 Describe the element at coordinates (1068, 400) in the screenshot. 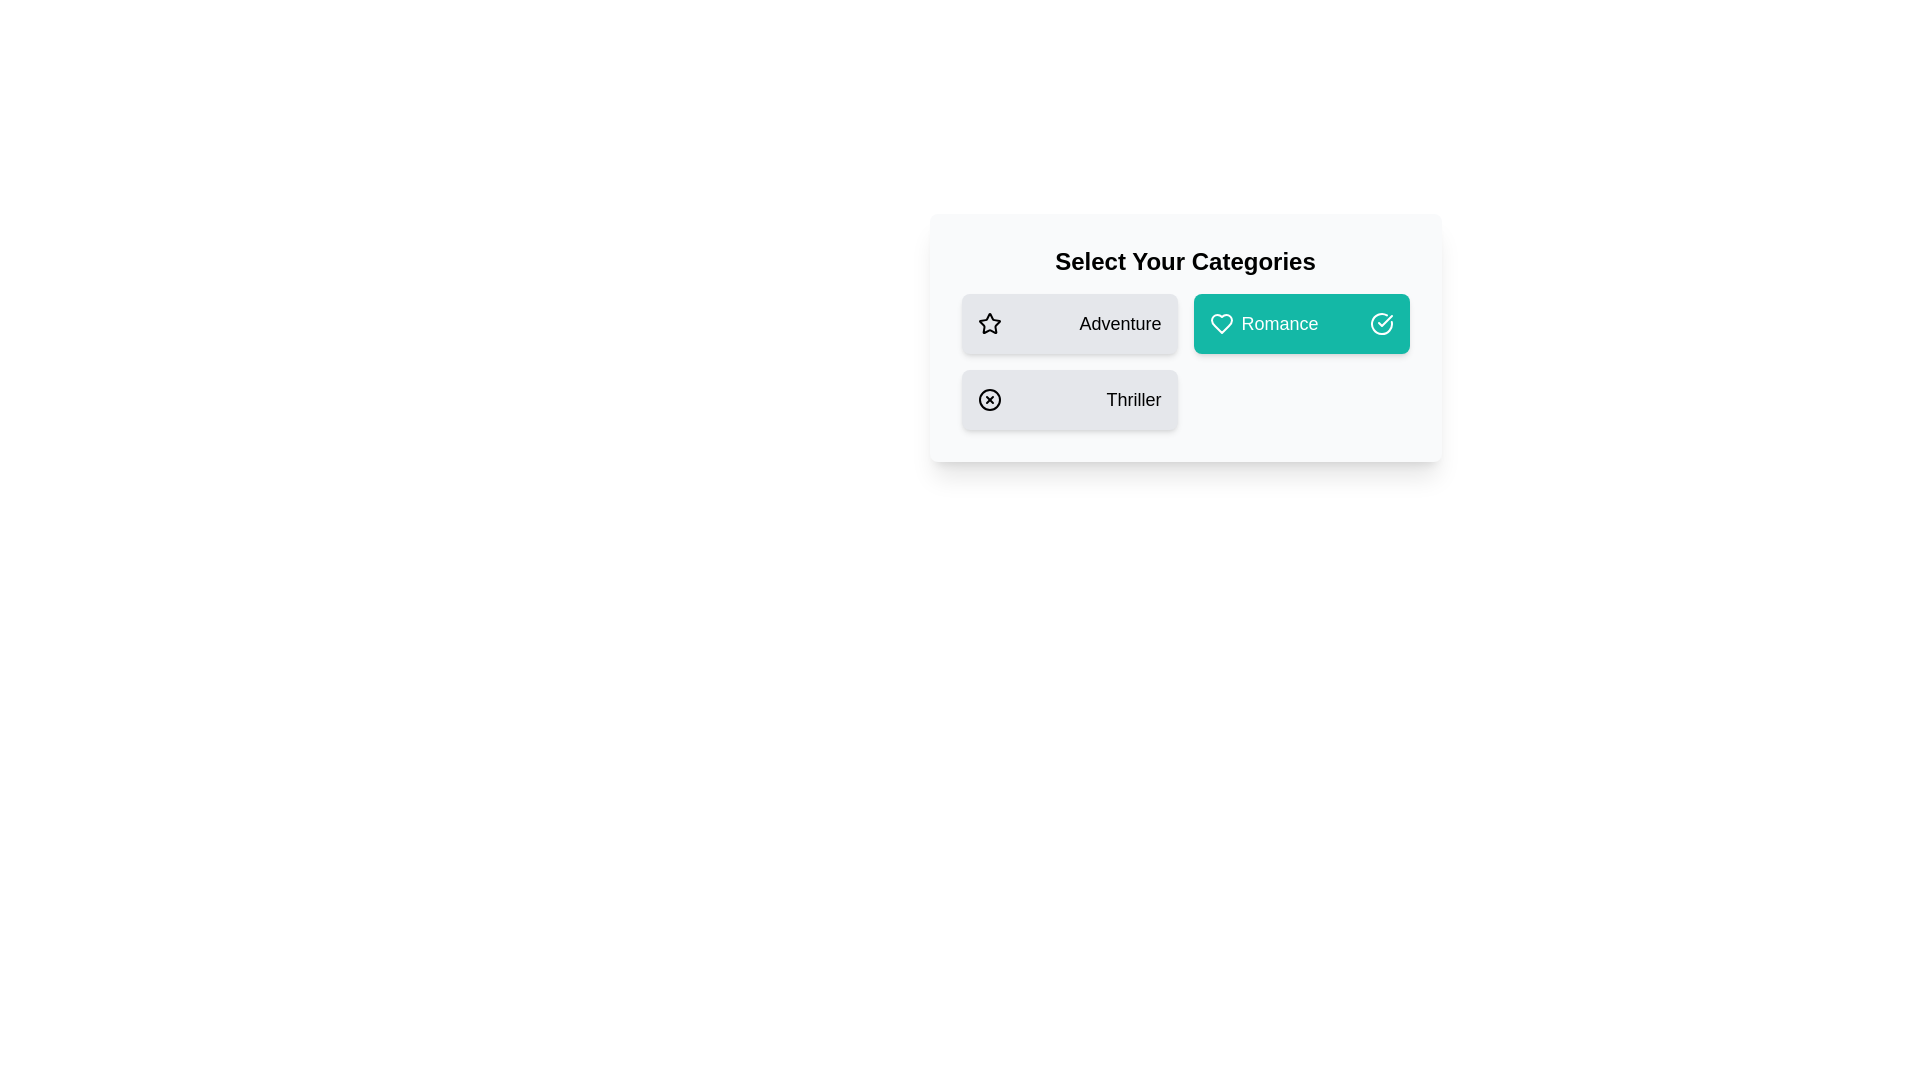

I see `the category Thriller` at that location.